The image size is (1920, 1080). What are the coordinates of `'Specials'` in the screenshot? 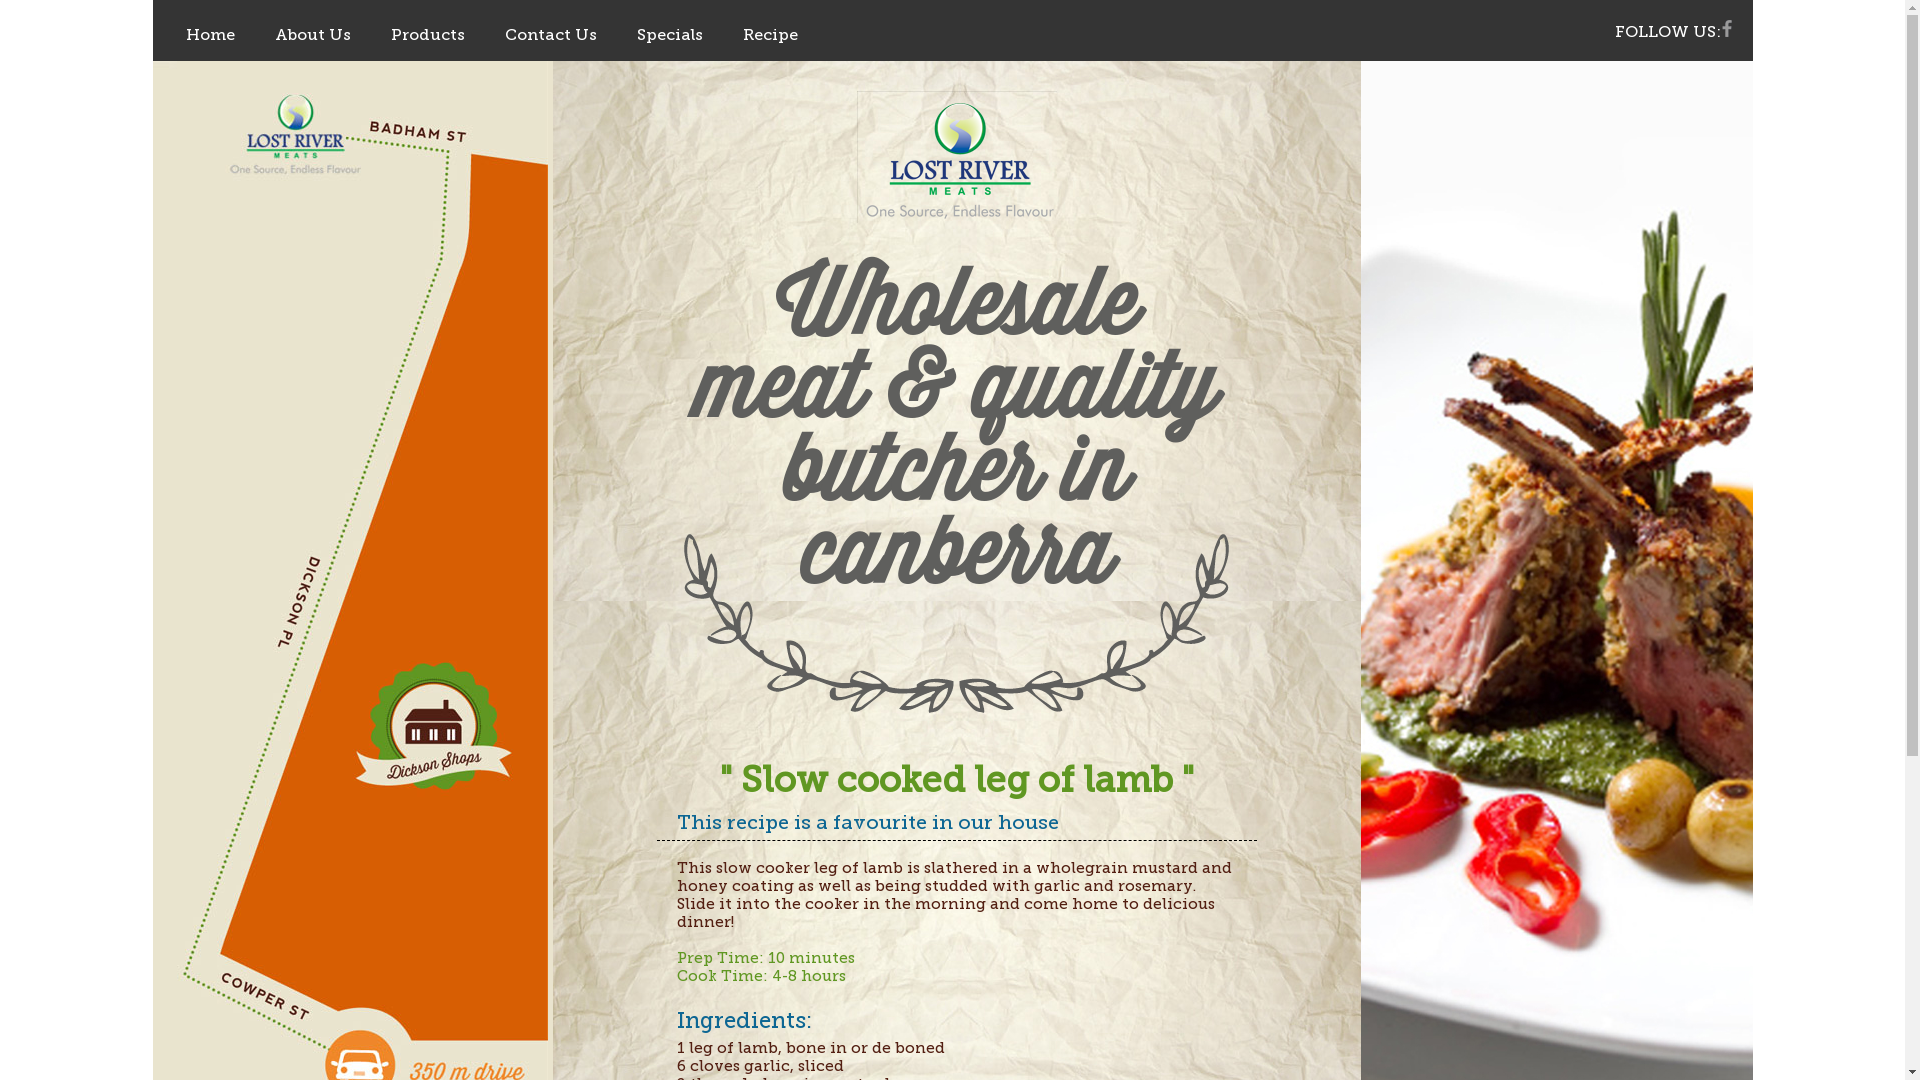 It's located at (668, 34).